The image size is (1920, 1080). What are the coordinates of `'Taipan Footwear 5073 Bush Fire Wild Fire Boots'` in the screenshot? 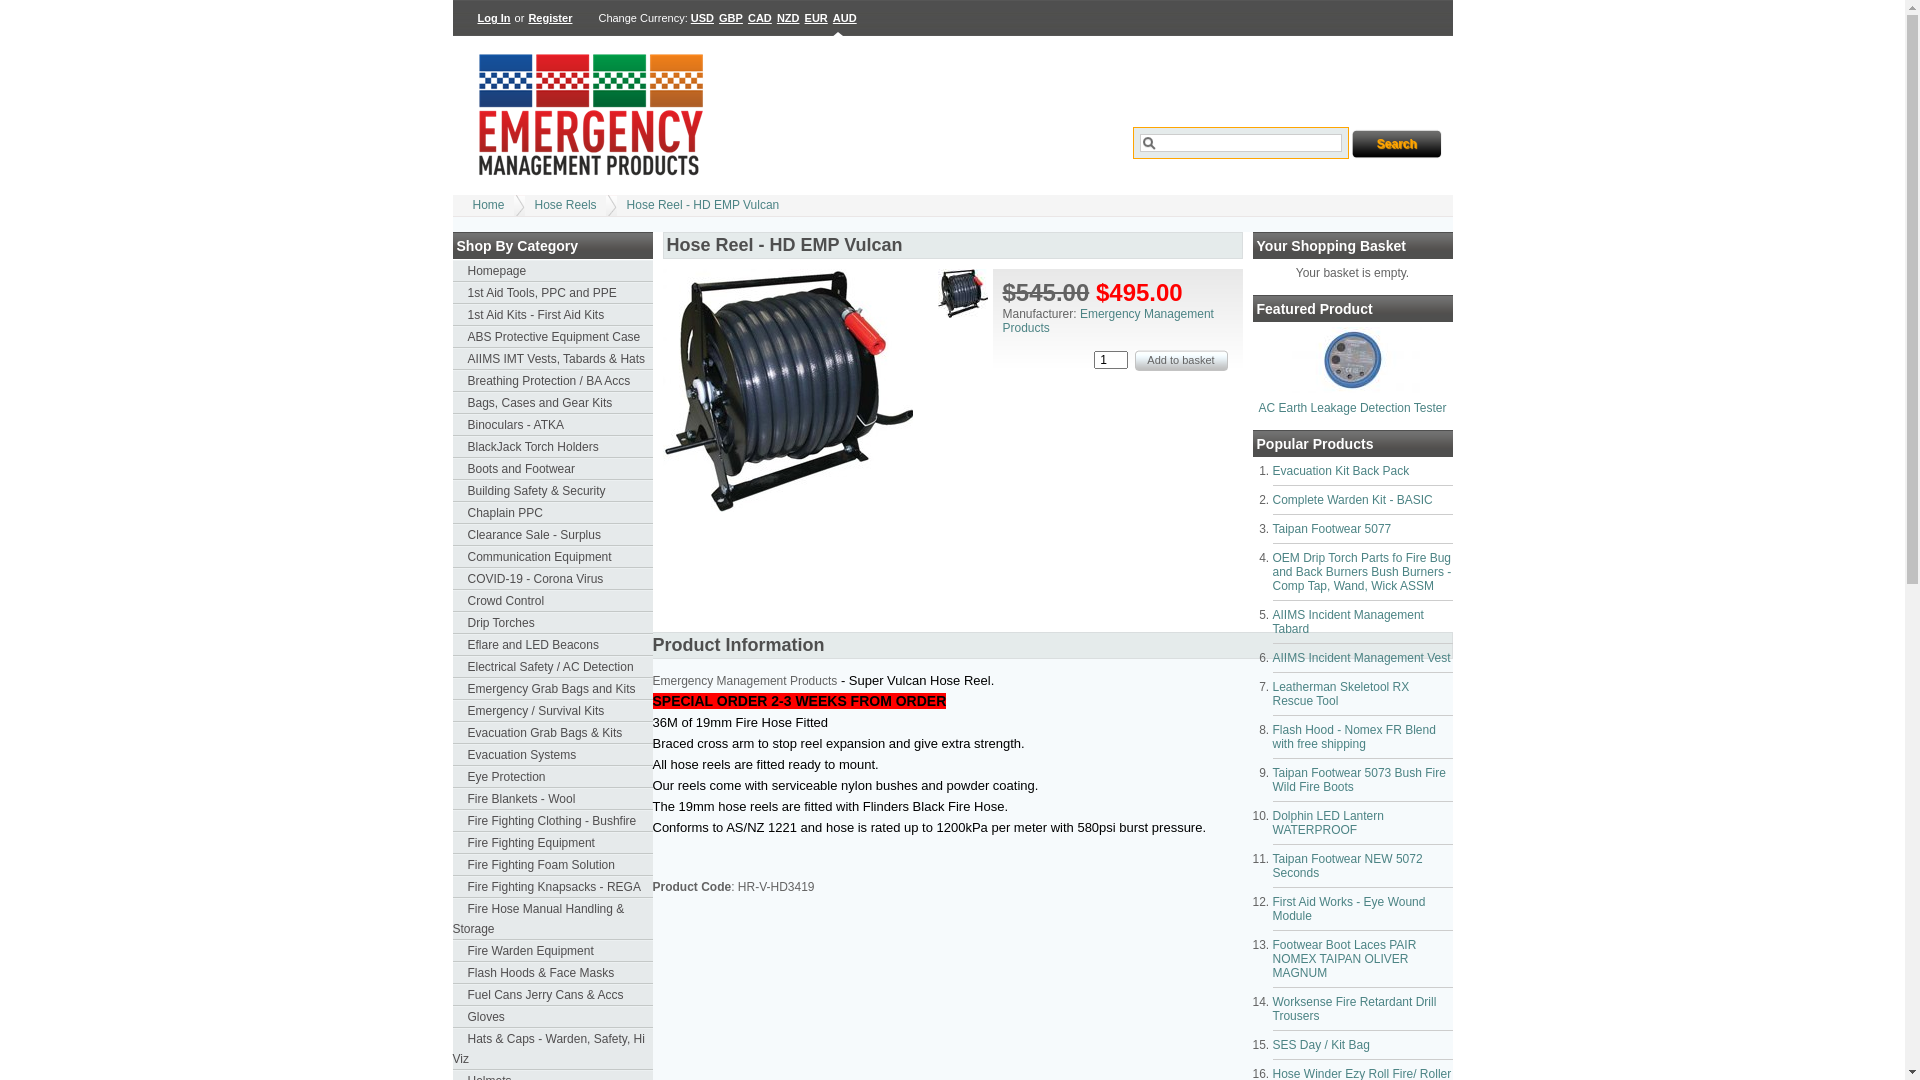 It's located at (1358, 778).